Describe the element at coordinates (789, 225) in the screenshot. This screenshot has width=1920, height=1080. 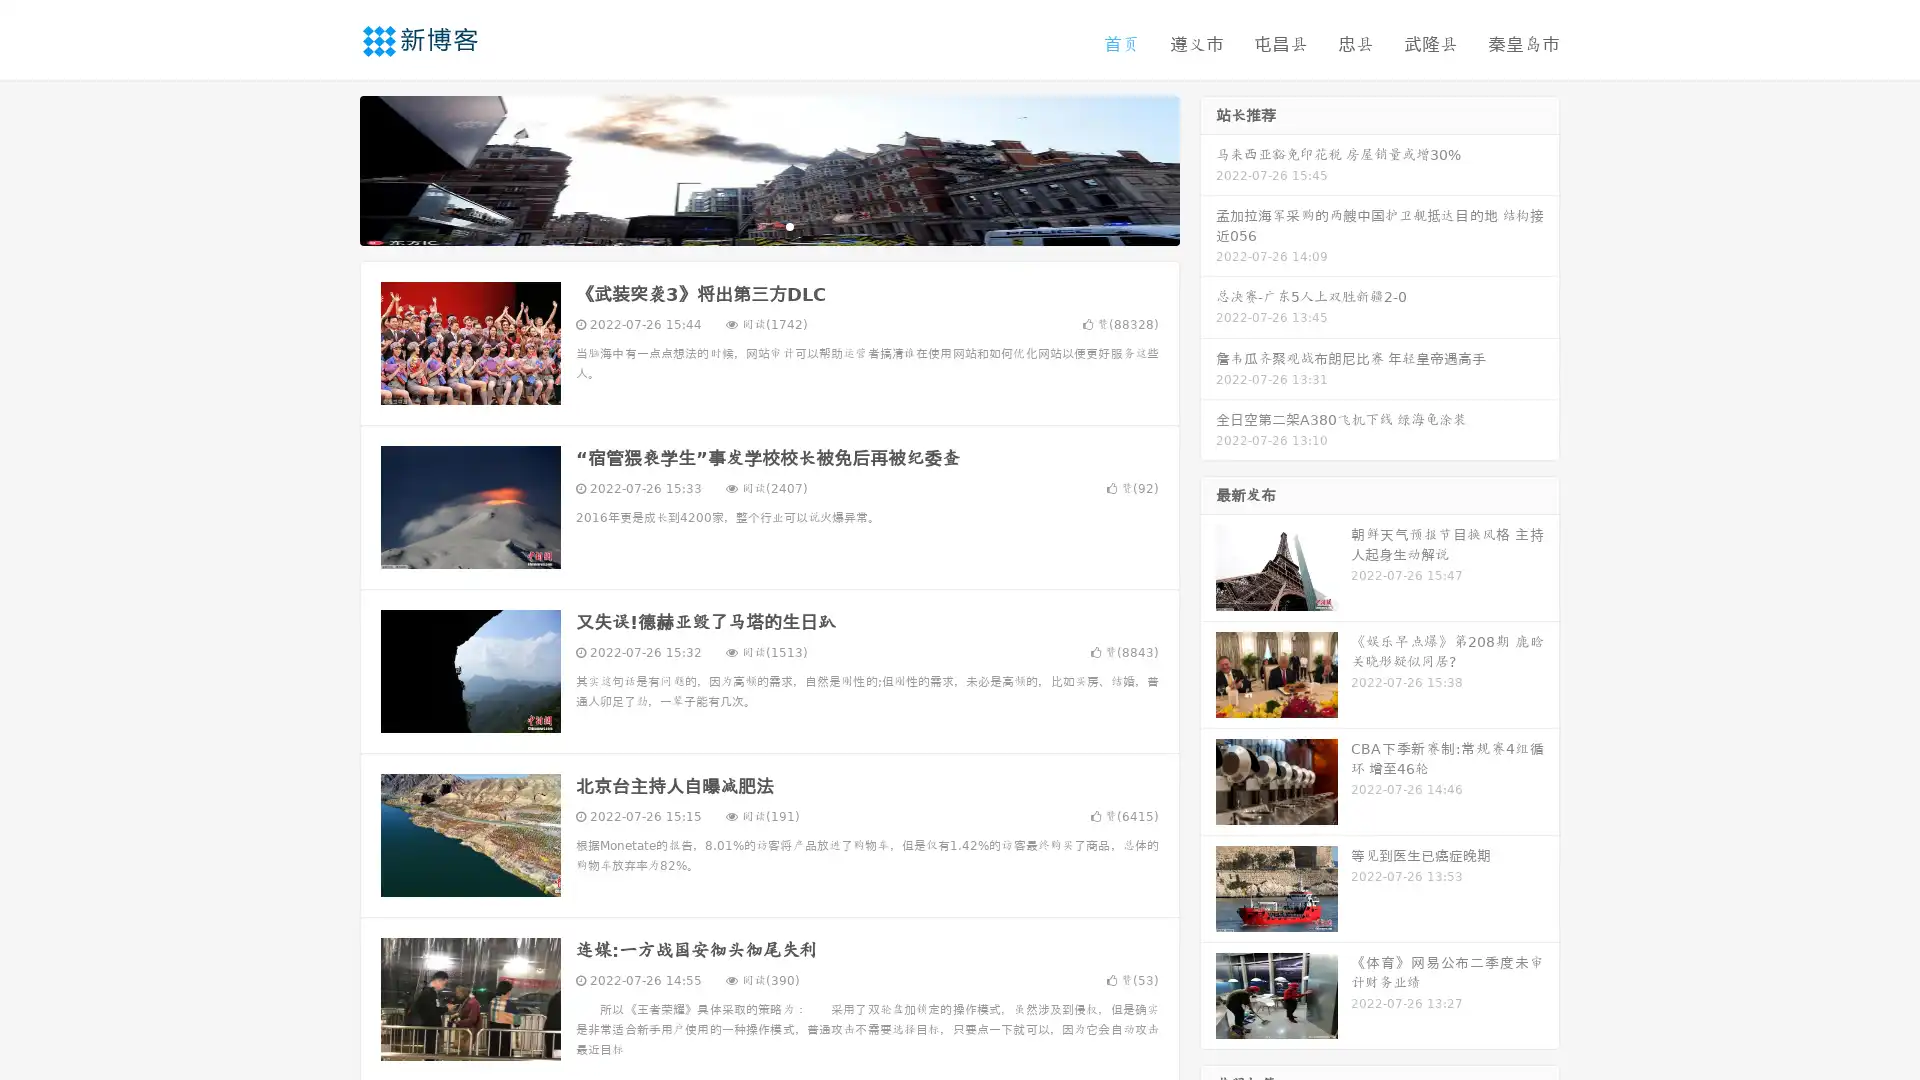
I see `Go to slide 3` at that location.